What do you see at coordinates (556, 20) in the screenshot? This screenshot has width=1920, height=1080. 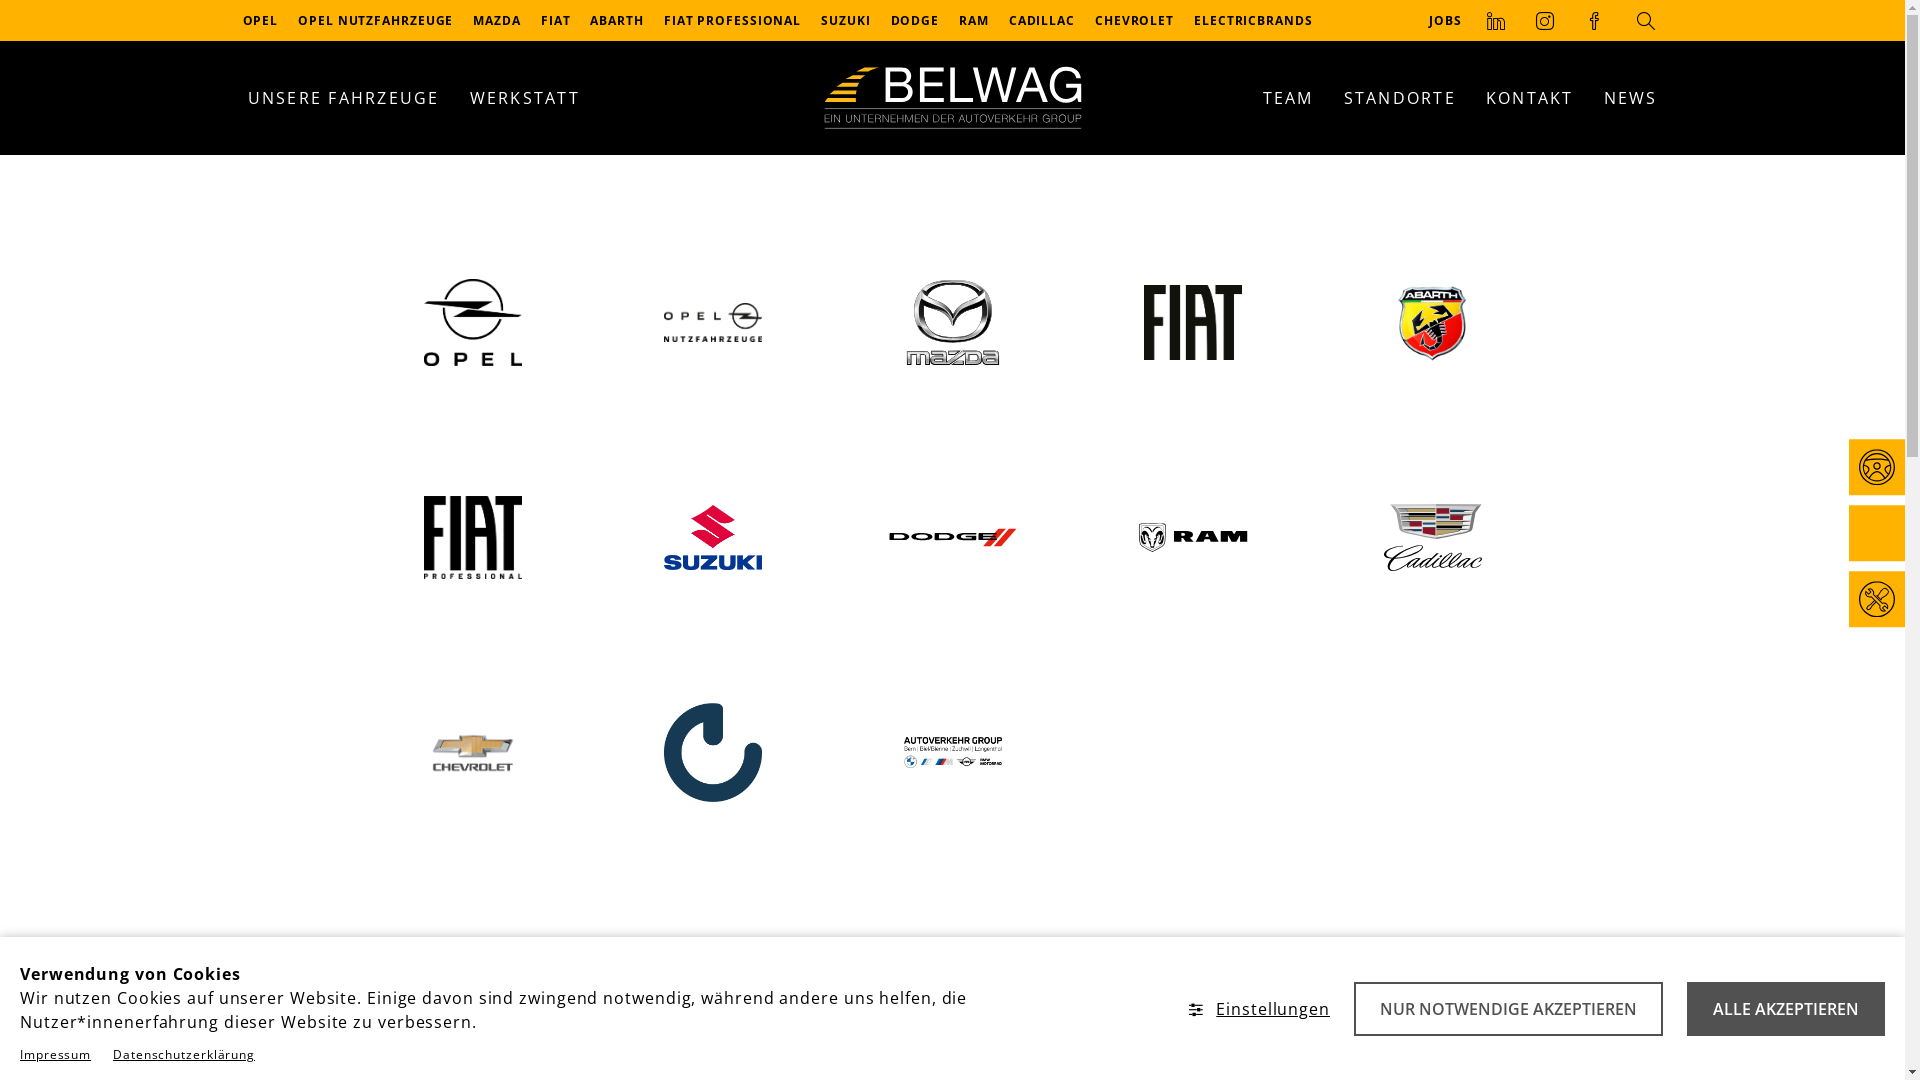 I see `'FIAT'` at bounding box center [556, 20].